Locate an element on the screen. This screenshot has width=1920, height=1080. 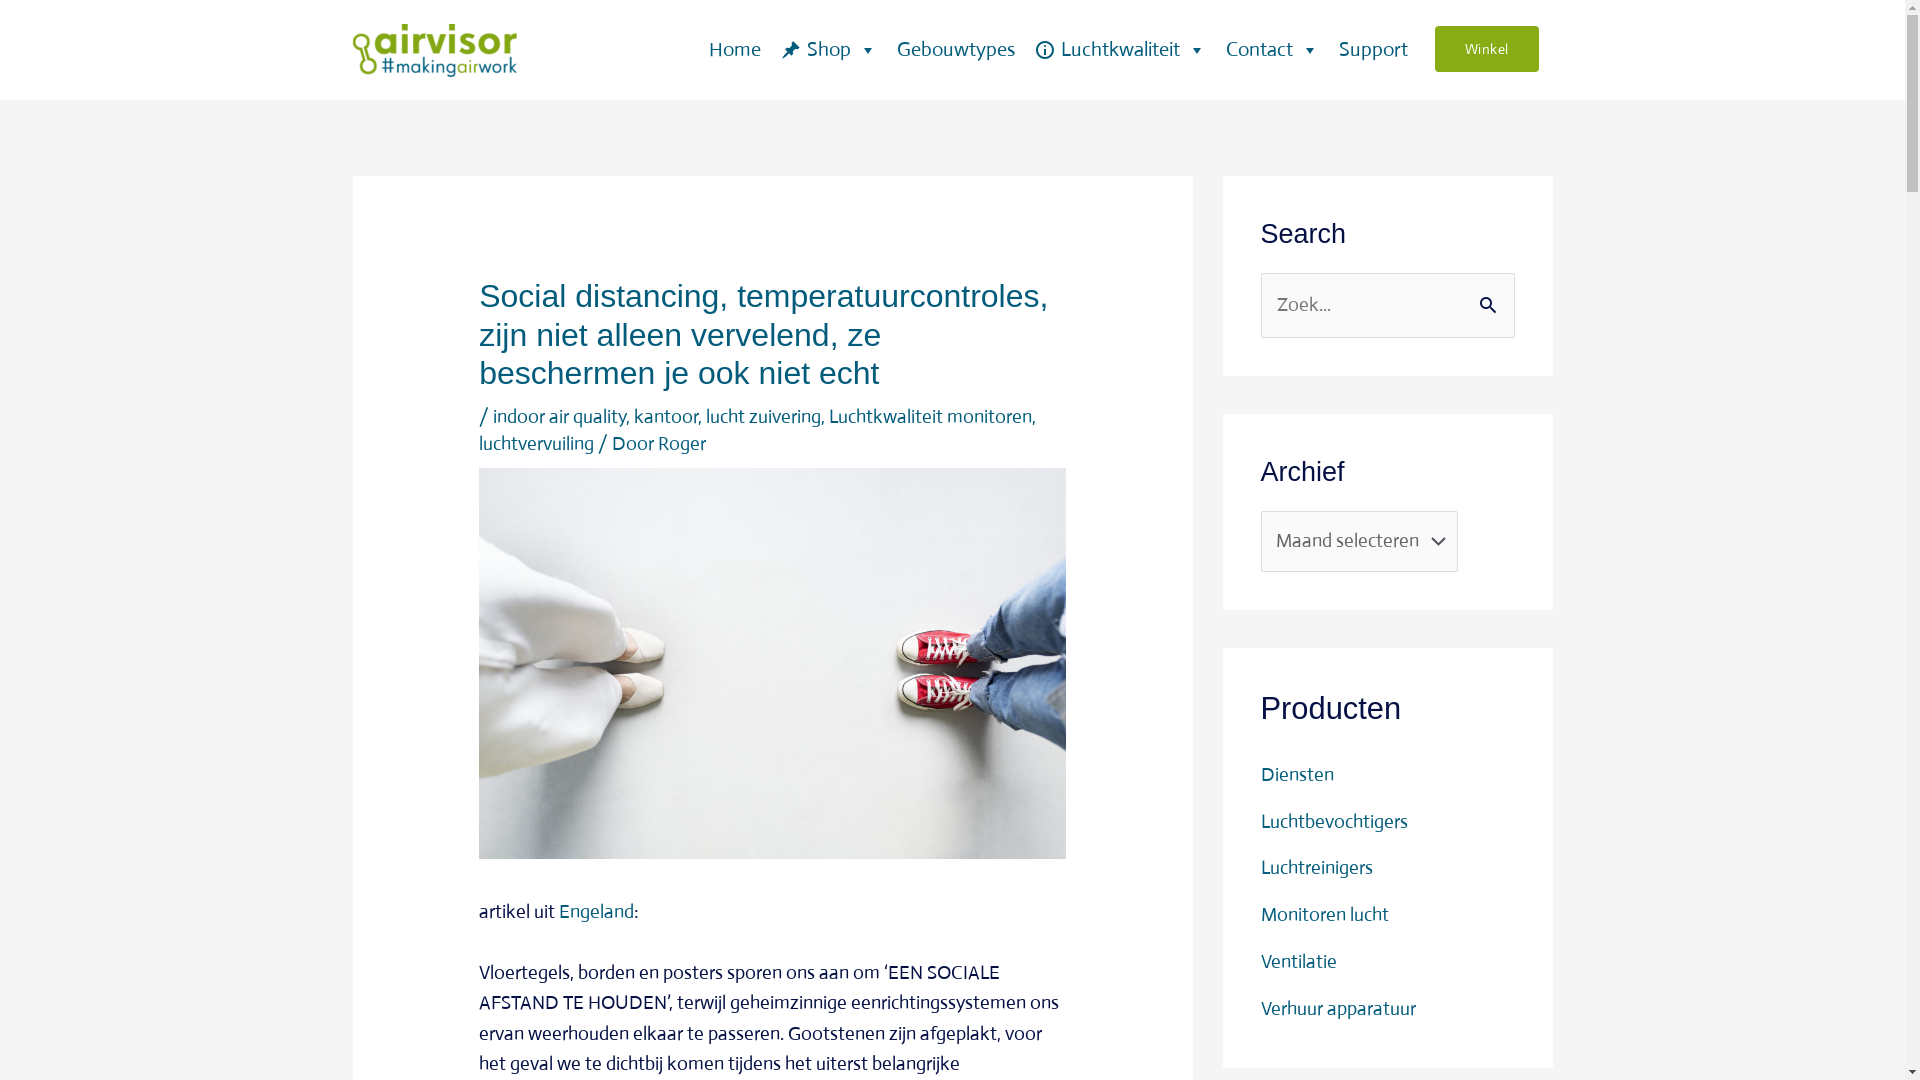
'kantoor' is located at coordinates (666, 415).